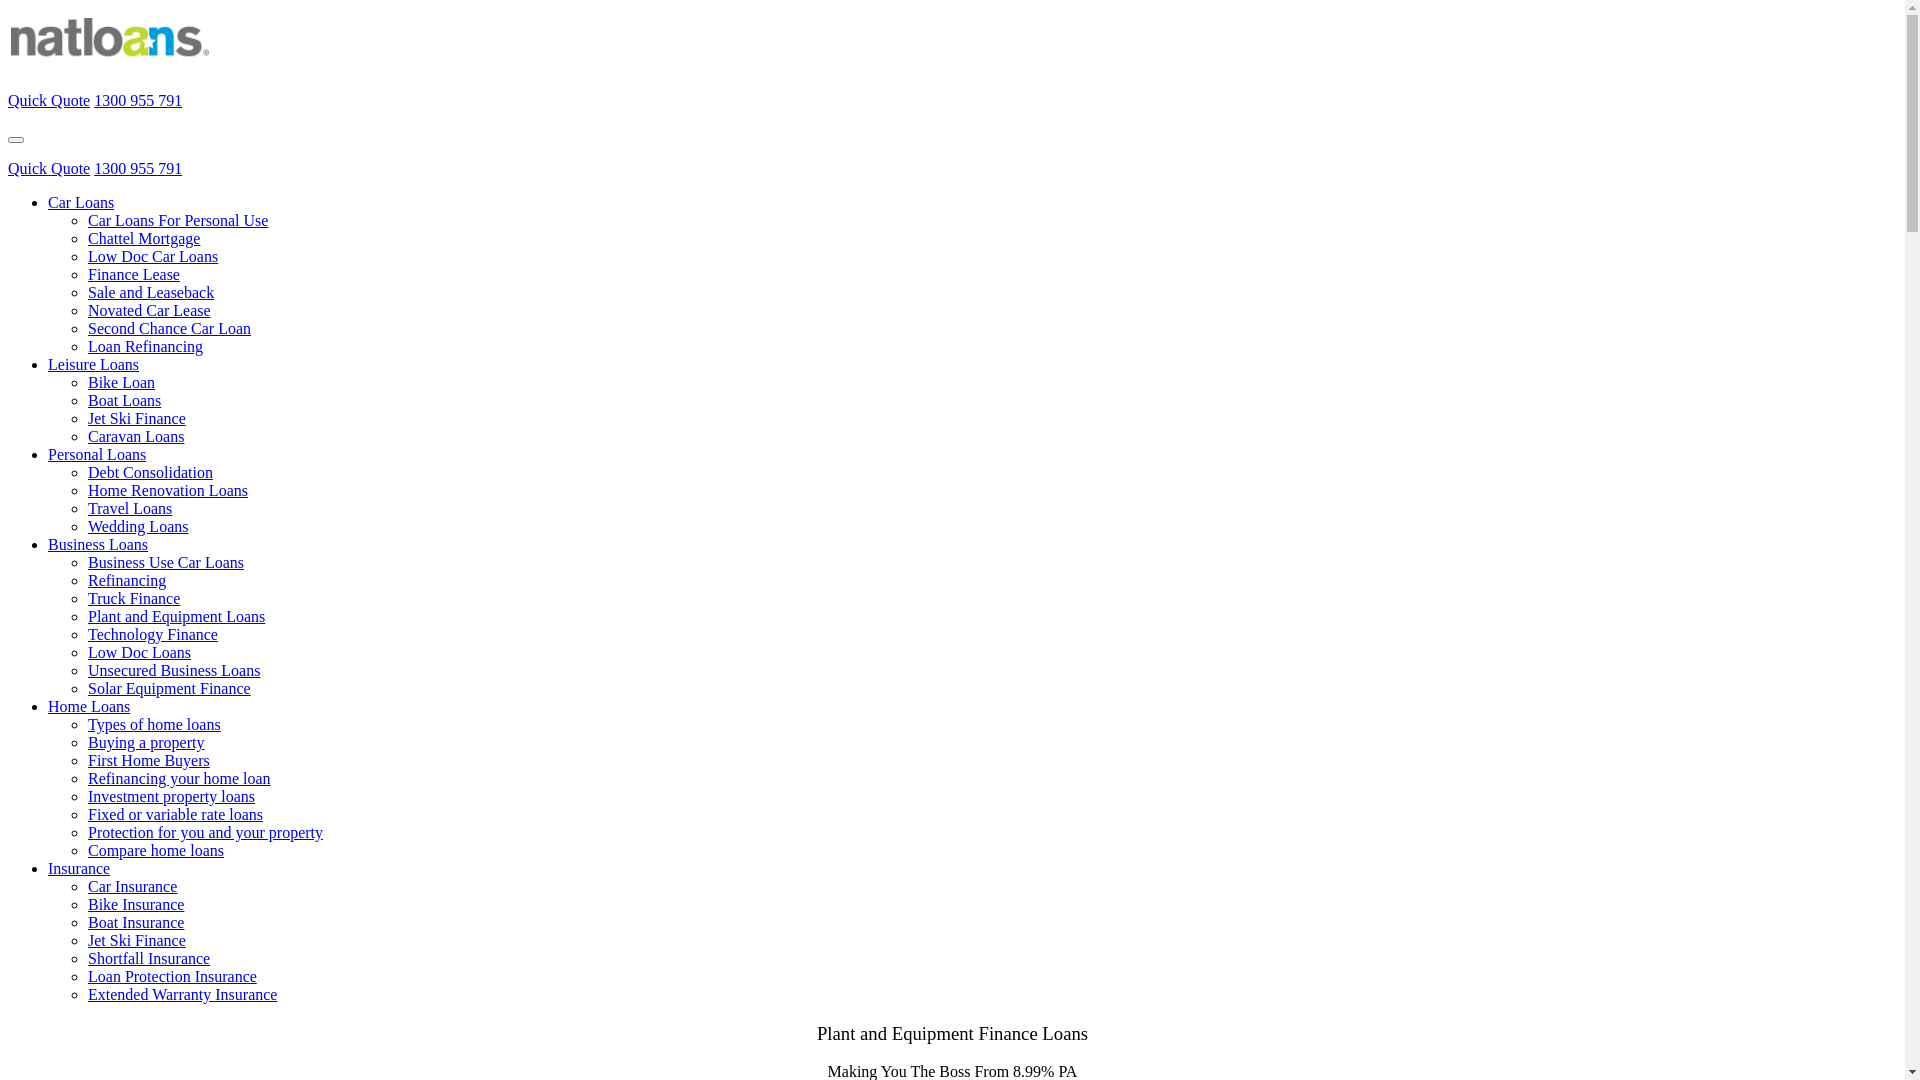 This screenshot has width=1920, height=1080. Describe the element at coordinates (155, 850) in the screenshot. I see `'Compare home loans'` at that location.